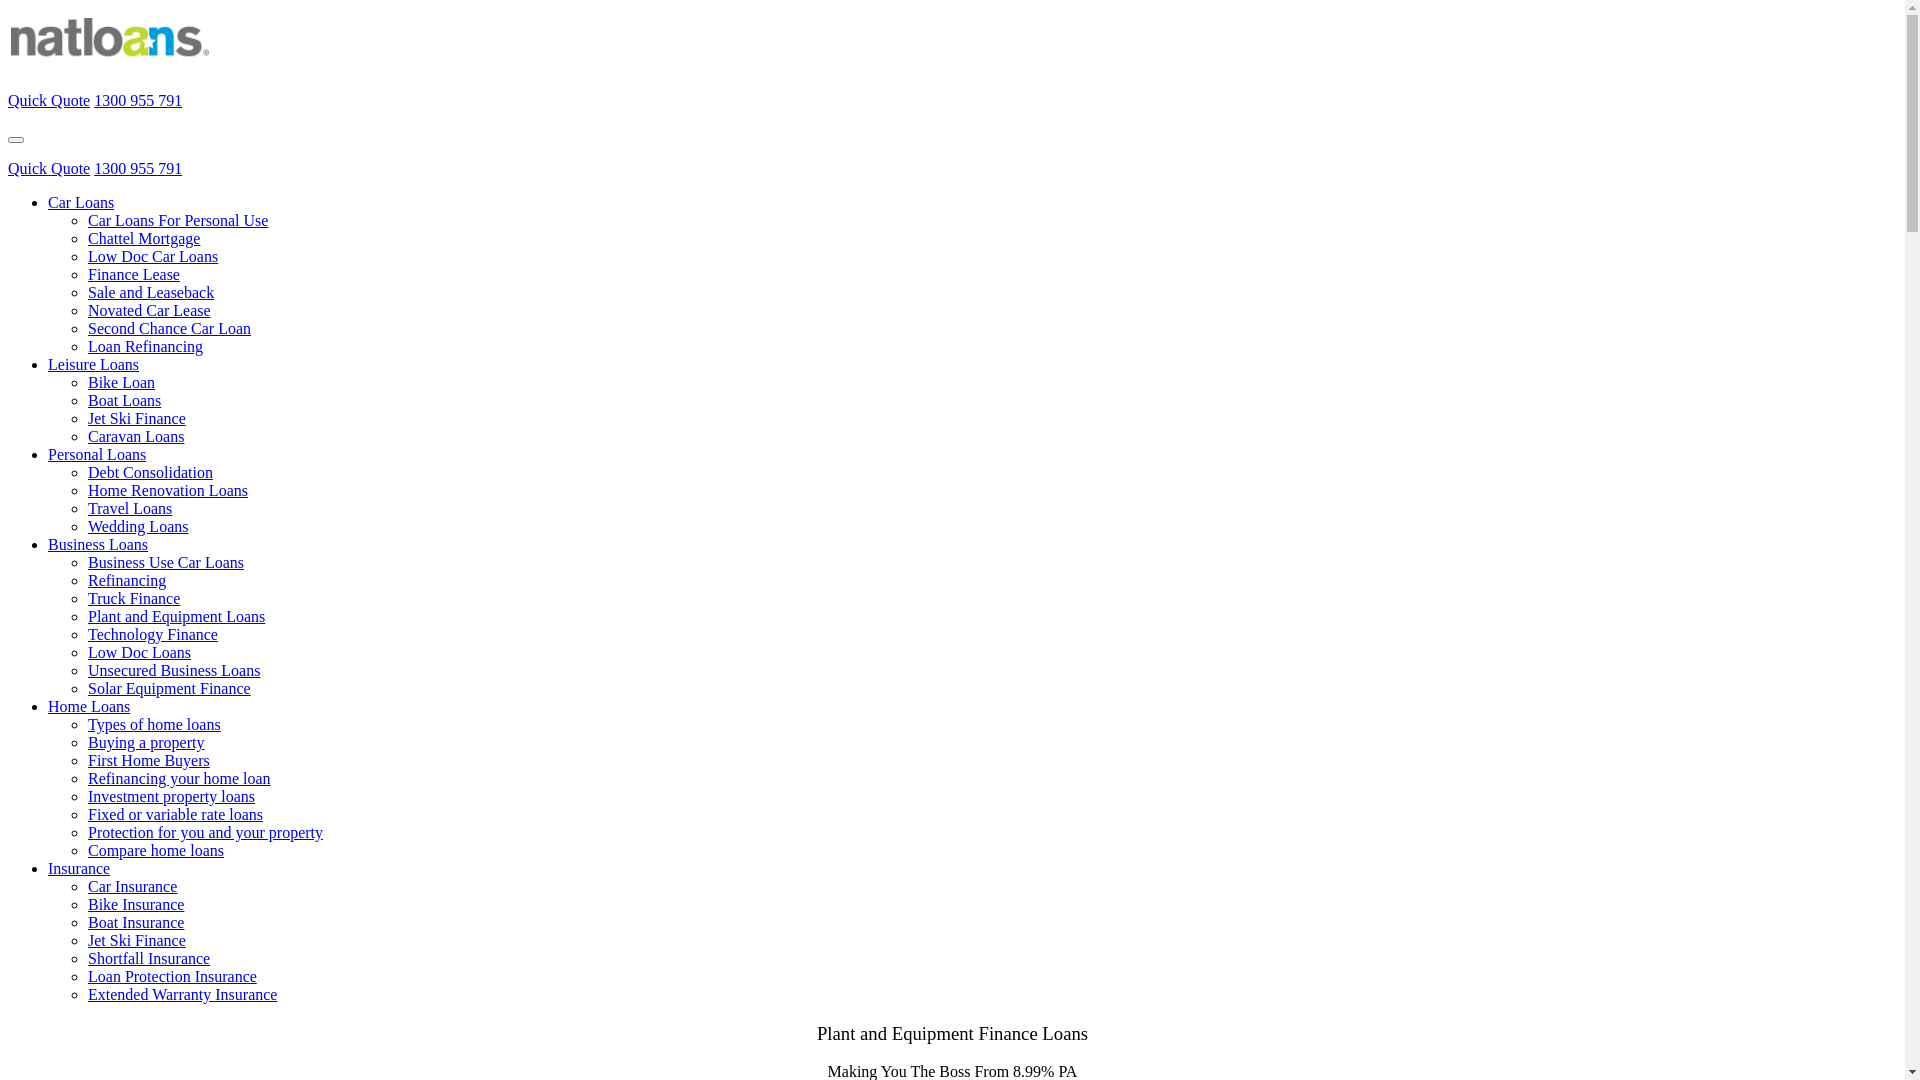 This screenshot has width=1920, height=1080. Describe the element at coordinates (155, 850) in the screenshot. I see `'Compare home loans'` at that location.